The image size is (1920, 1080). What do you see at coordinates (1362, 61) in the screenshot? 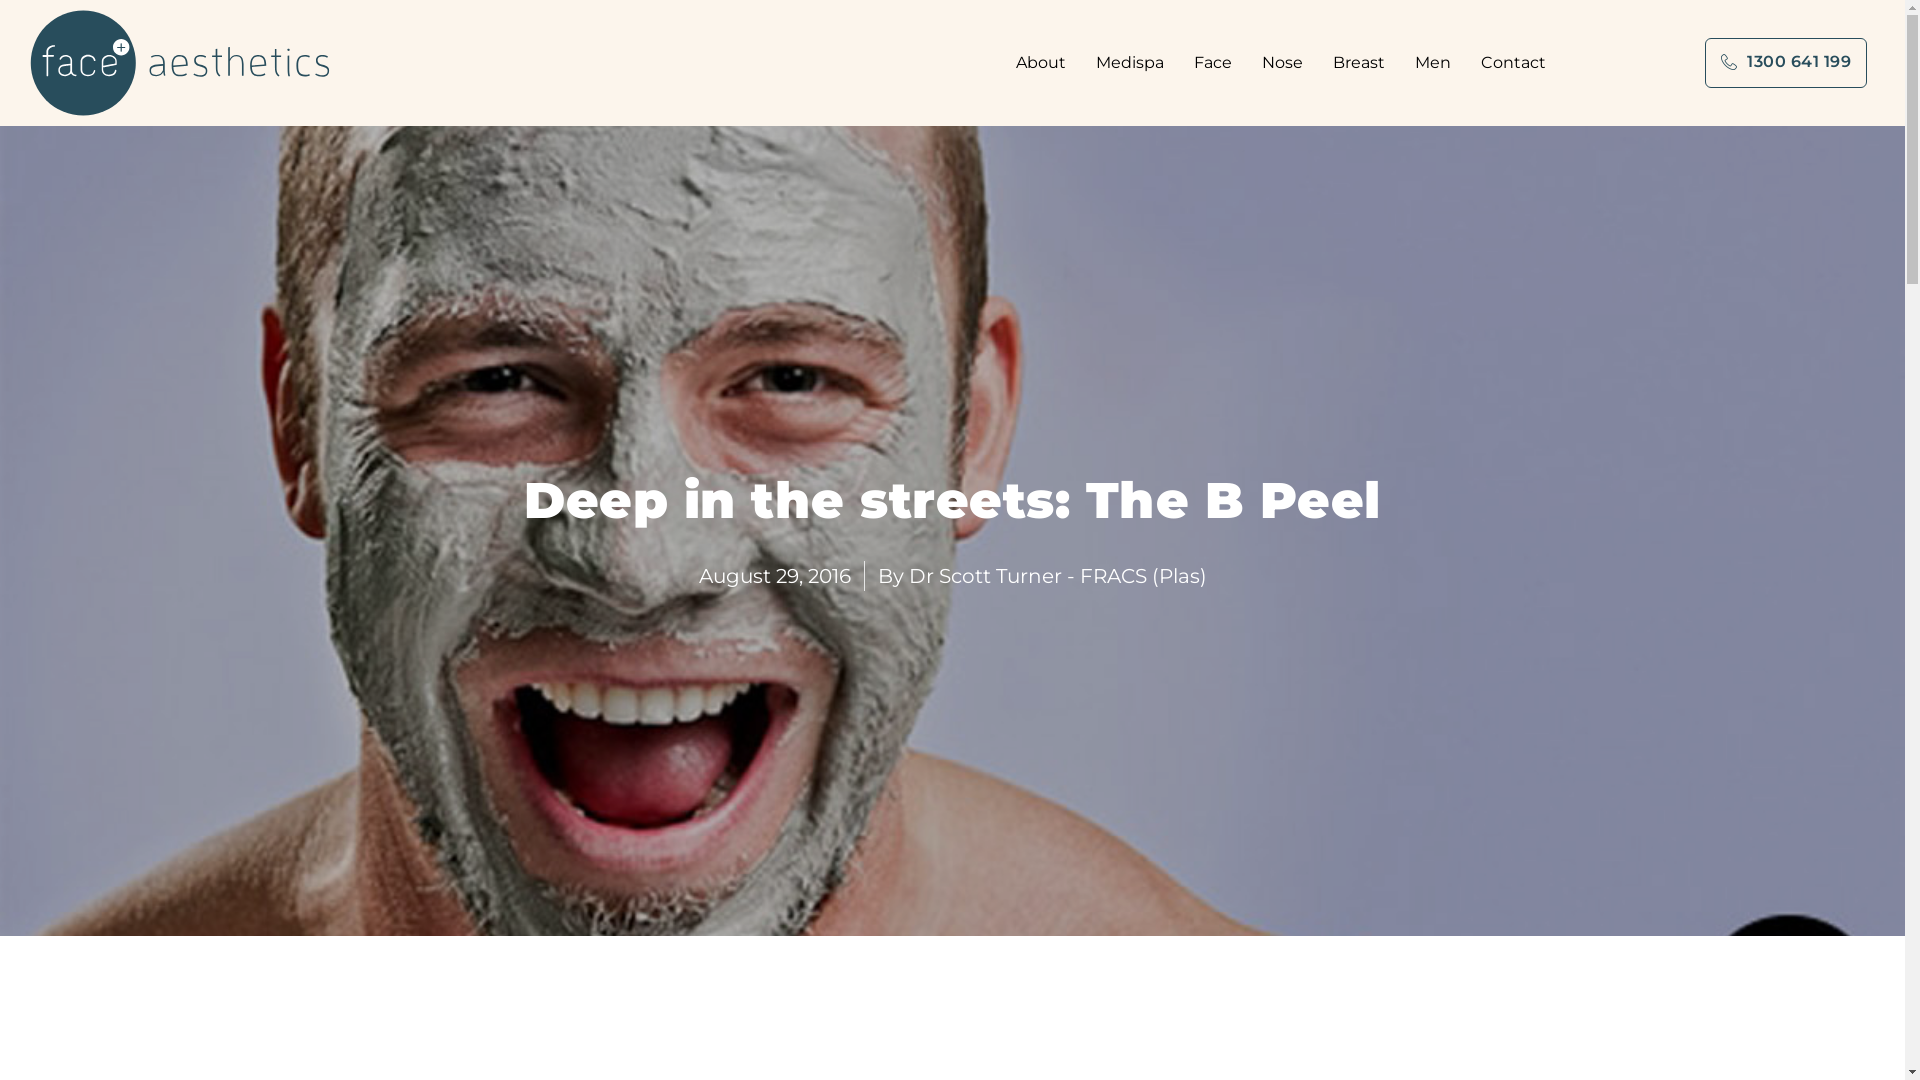
I see `'Breast'` at bounding box center [1362, 61].